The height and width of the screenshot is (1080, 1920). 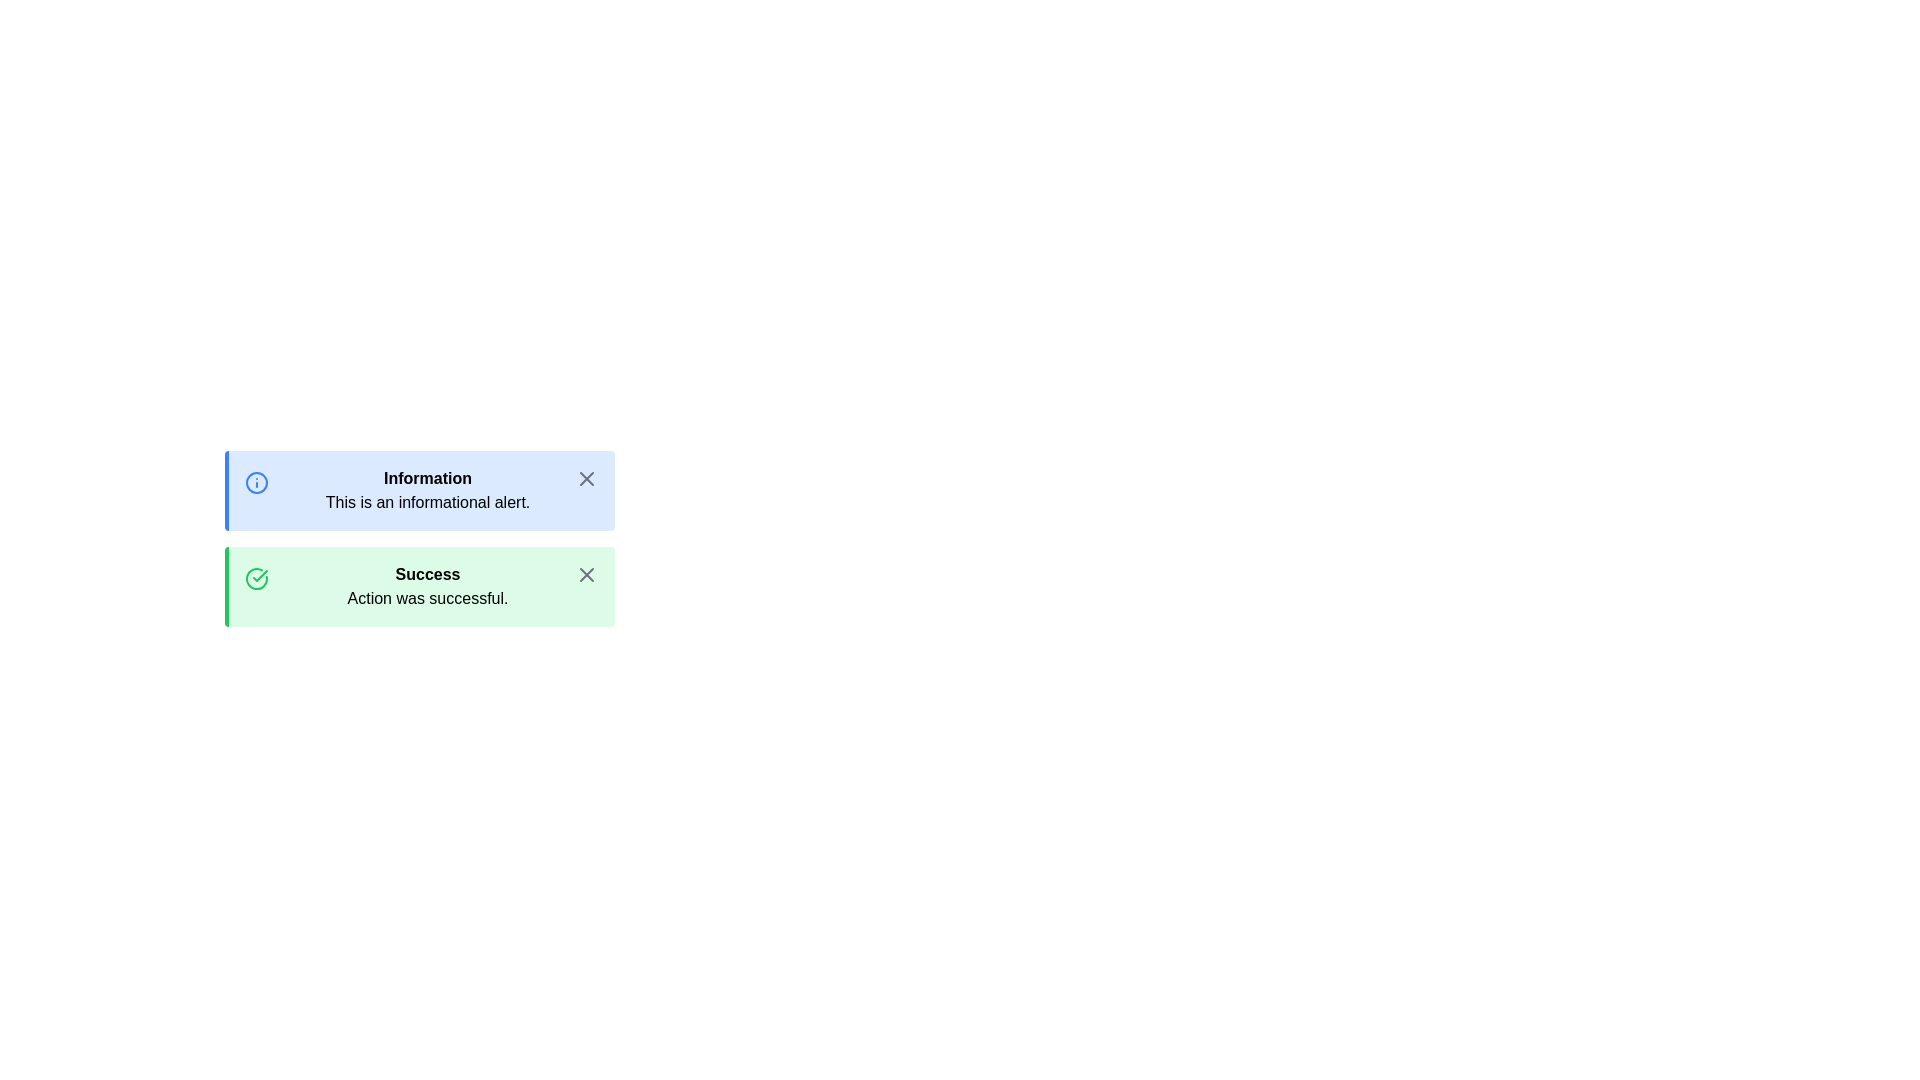 I want to click on information displayed in the first alert box, which is styled to notify users with a message and is positioned above a green 'Success' alert box, so click(x=419, y=490).